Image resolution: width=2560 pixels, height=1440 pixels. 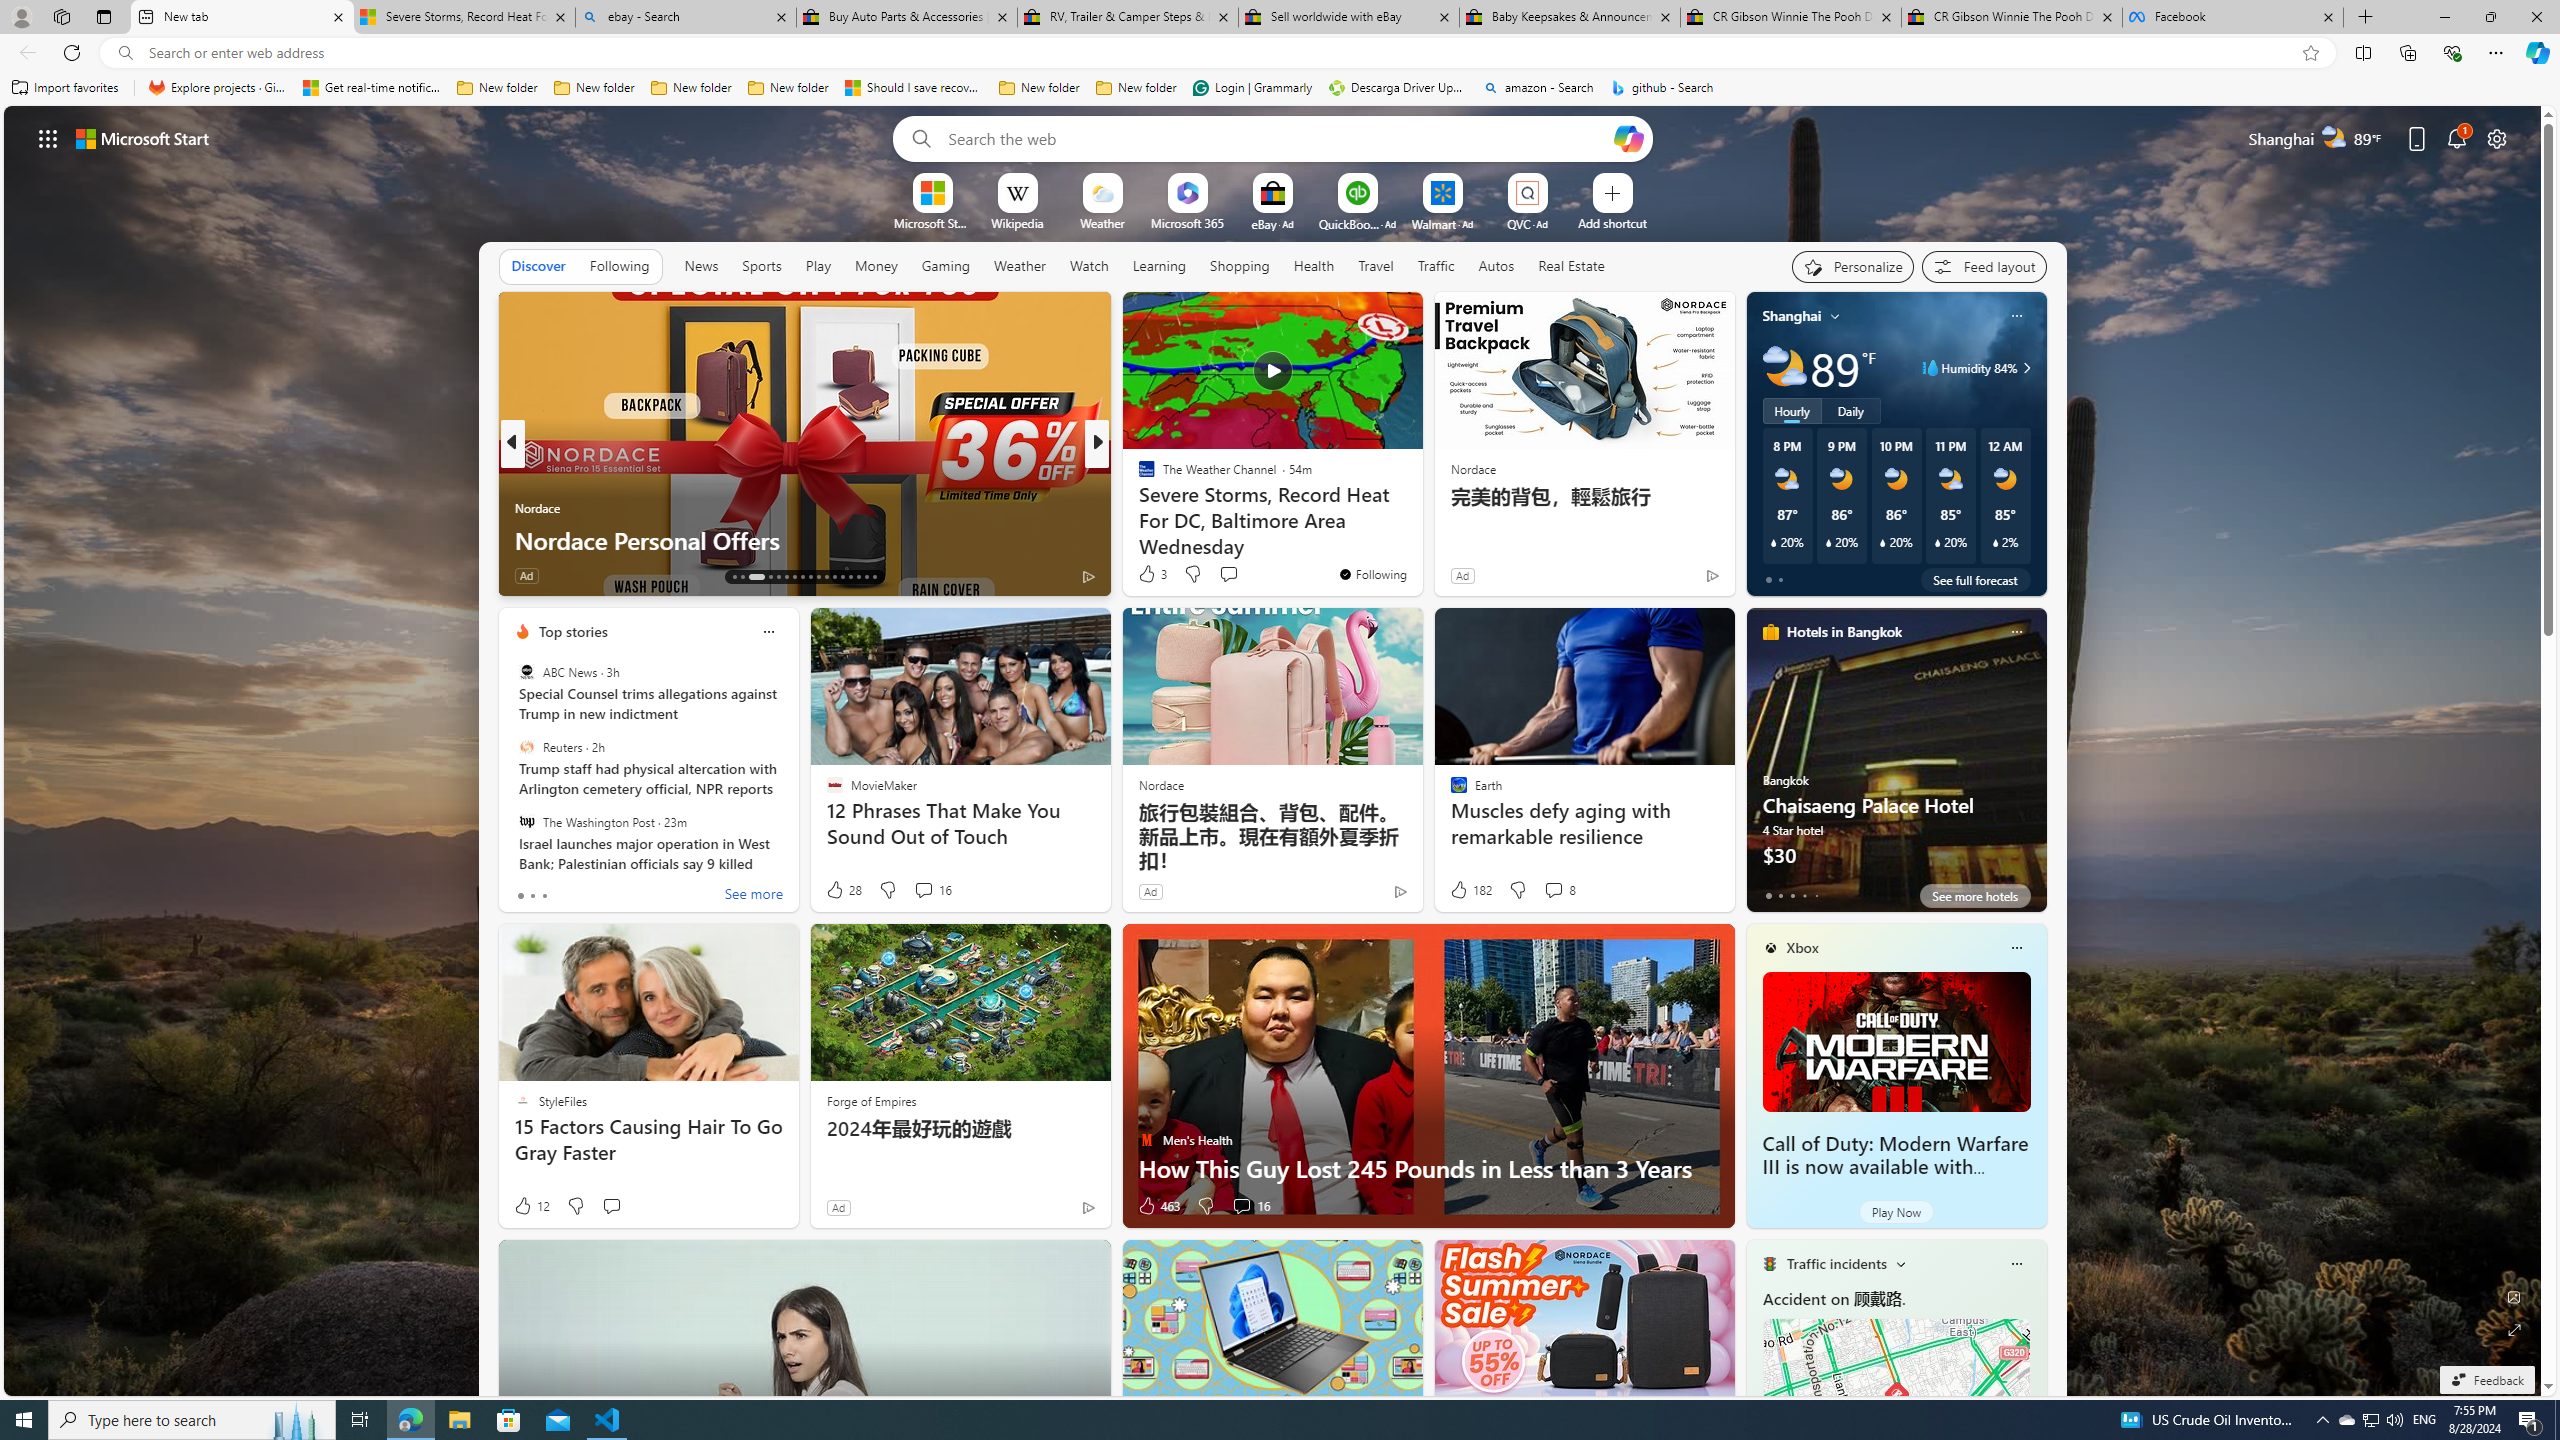 What do you see at coordinates (1137, 474) in the screenshot?
I see `'Body Network'` at bounding box center [1137, 474].